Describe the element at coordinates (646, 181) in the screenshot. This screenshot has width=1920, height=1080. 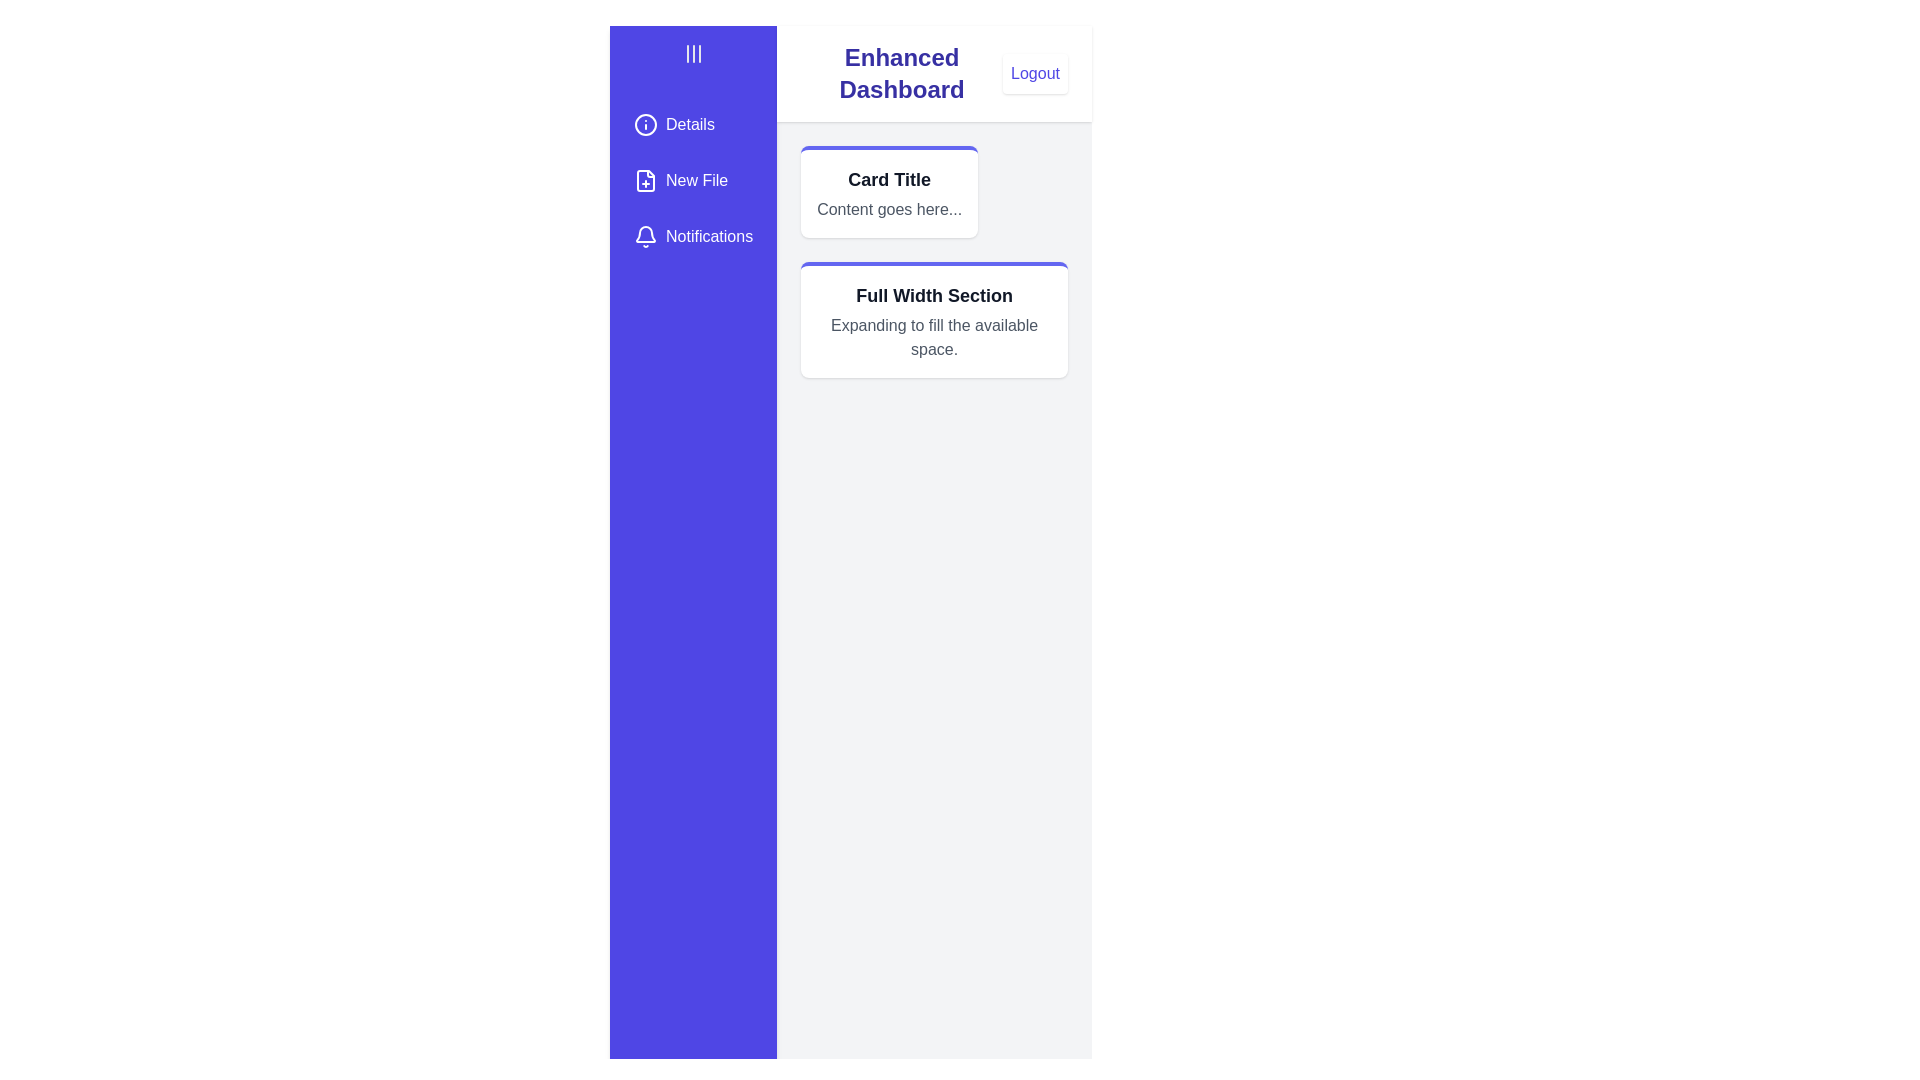
I see `the 'New File' icon in the sidebar menu` at that location.